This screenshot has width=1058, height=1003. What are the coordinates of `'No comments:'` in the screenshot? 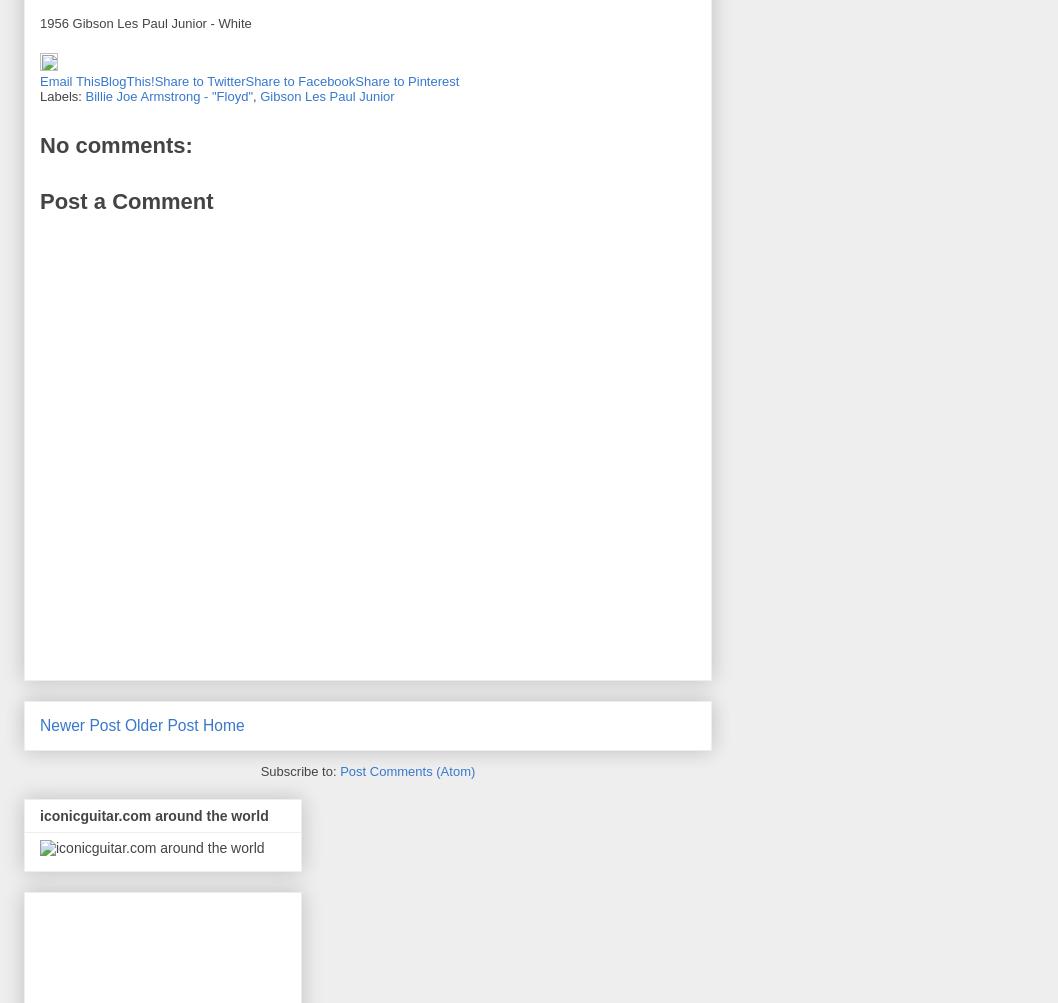 It's located at (114, 144).